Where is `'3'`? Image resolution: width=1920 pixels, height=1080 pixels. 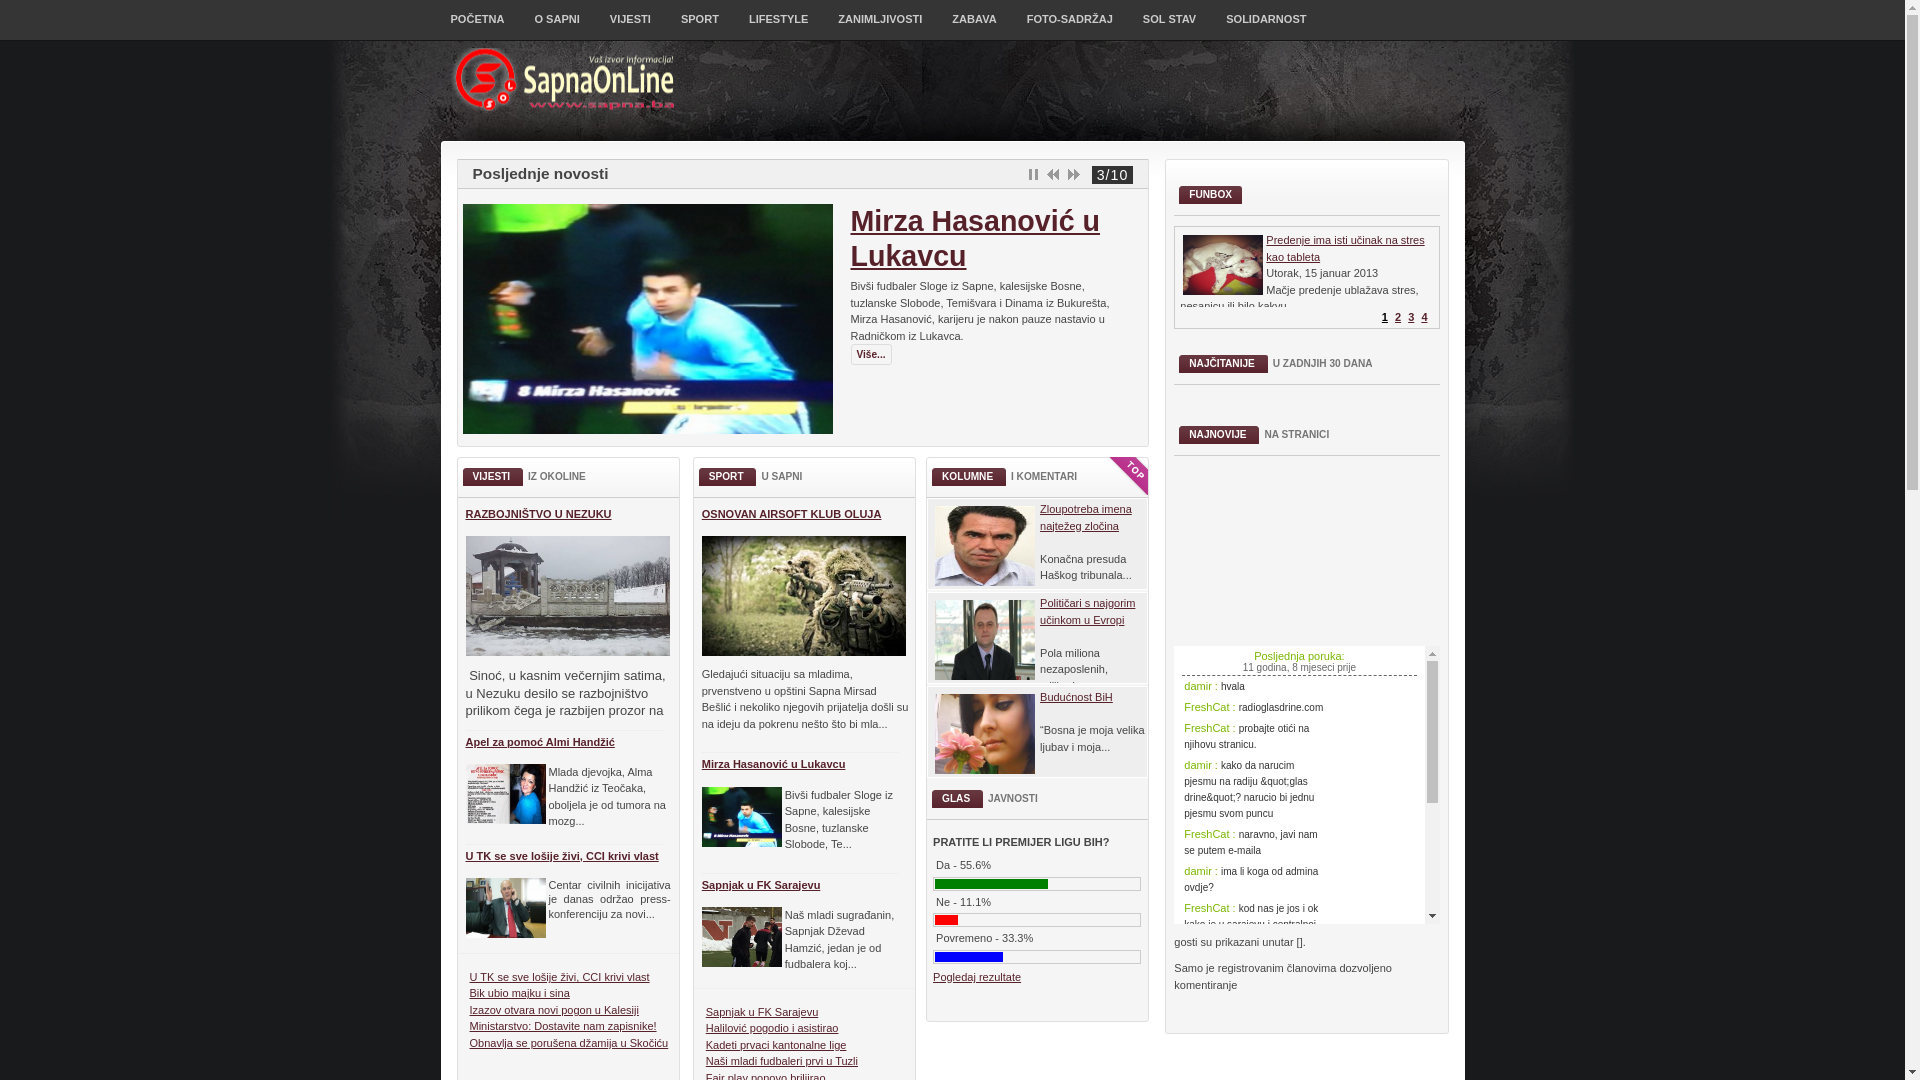 '3' is located at coordinates (1410, 315).